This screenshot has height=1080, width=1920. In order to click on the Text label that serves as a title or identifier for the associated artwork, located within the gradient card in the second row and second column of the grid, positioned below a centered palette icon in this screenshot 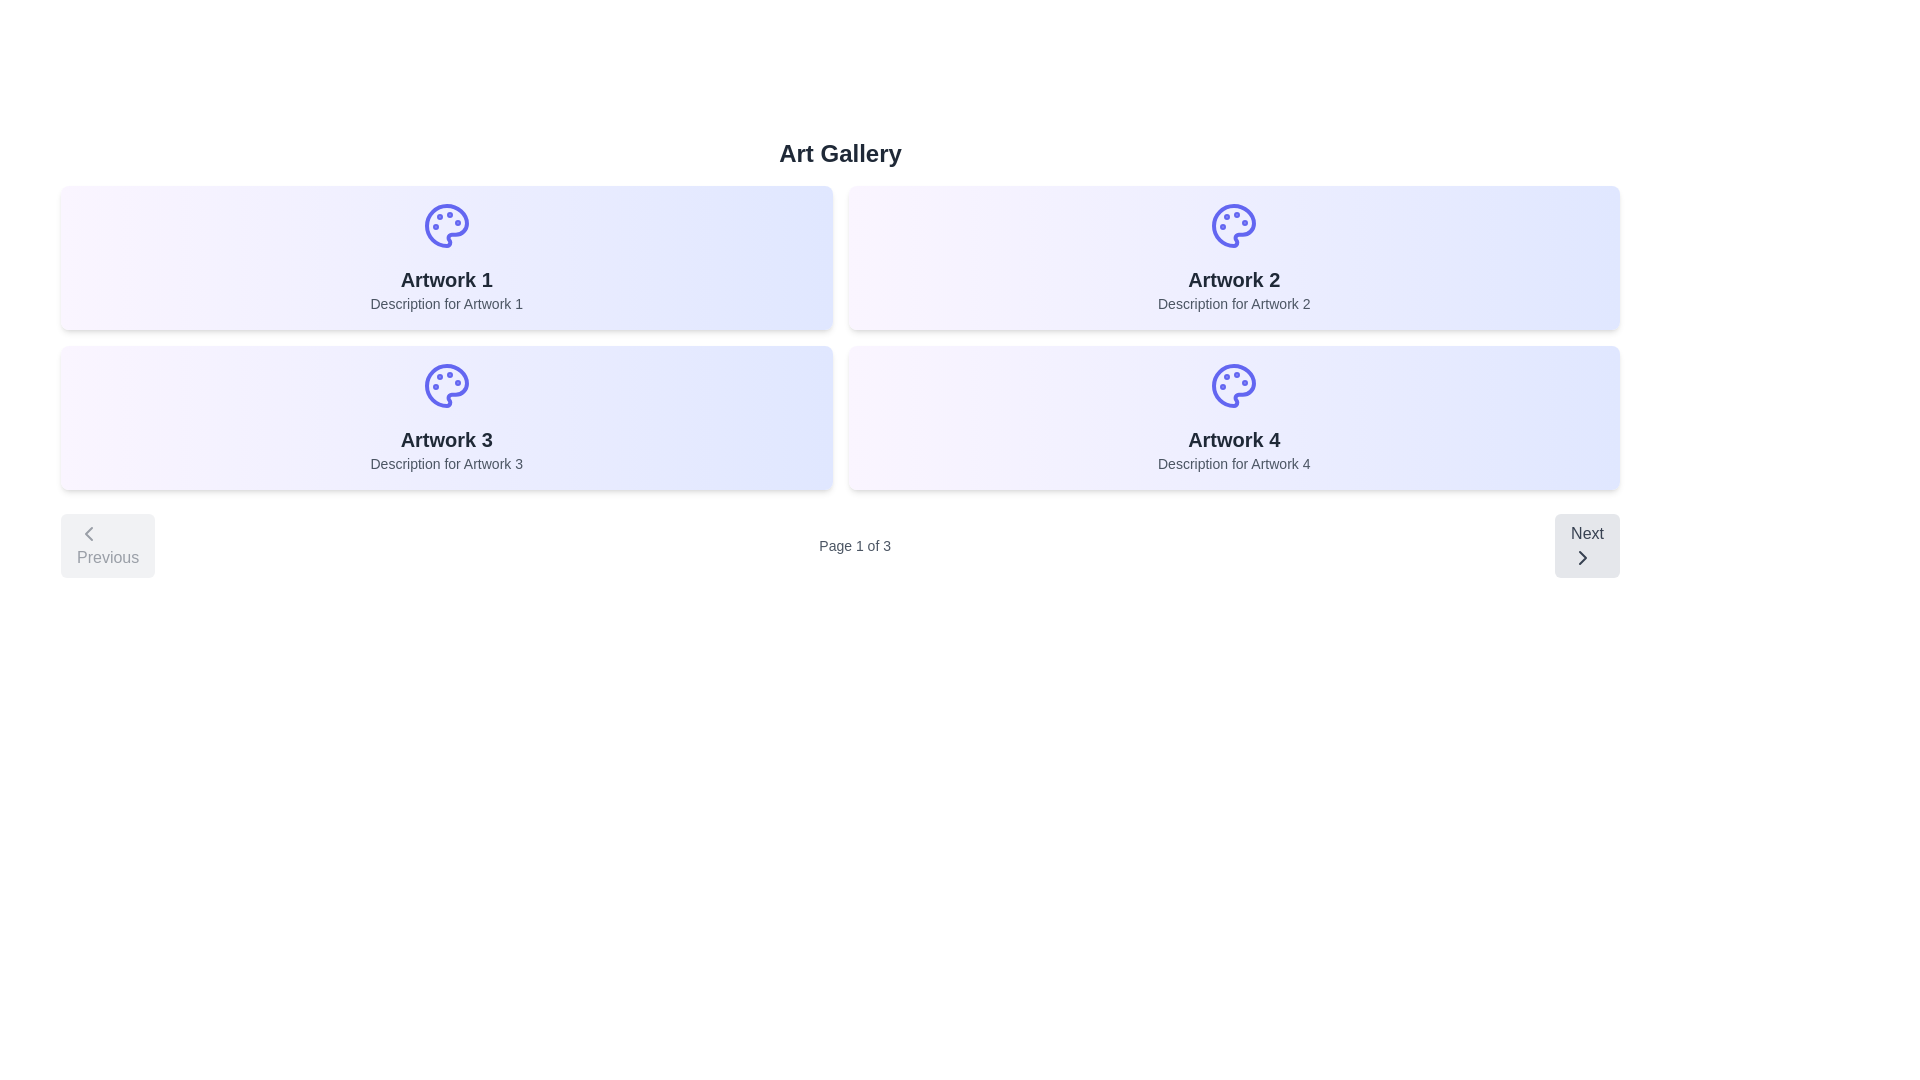, I will do `click(1233, 438)`.